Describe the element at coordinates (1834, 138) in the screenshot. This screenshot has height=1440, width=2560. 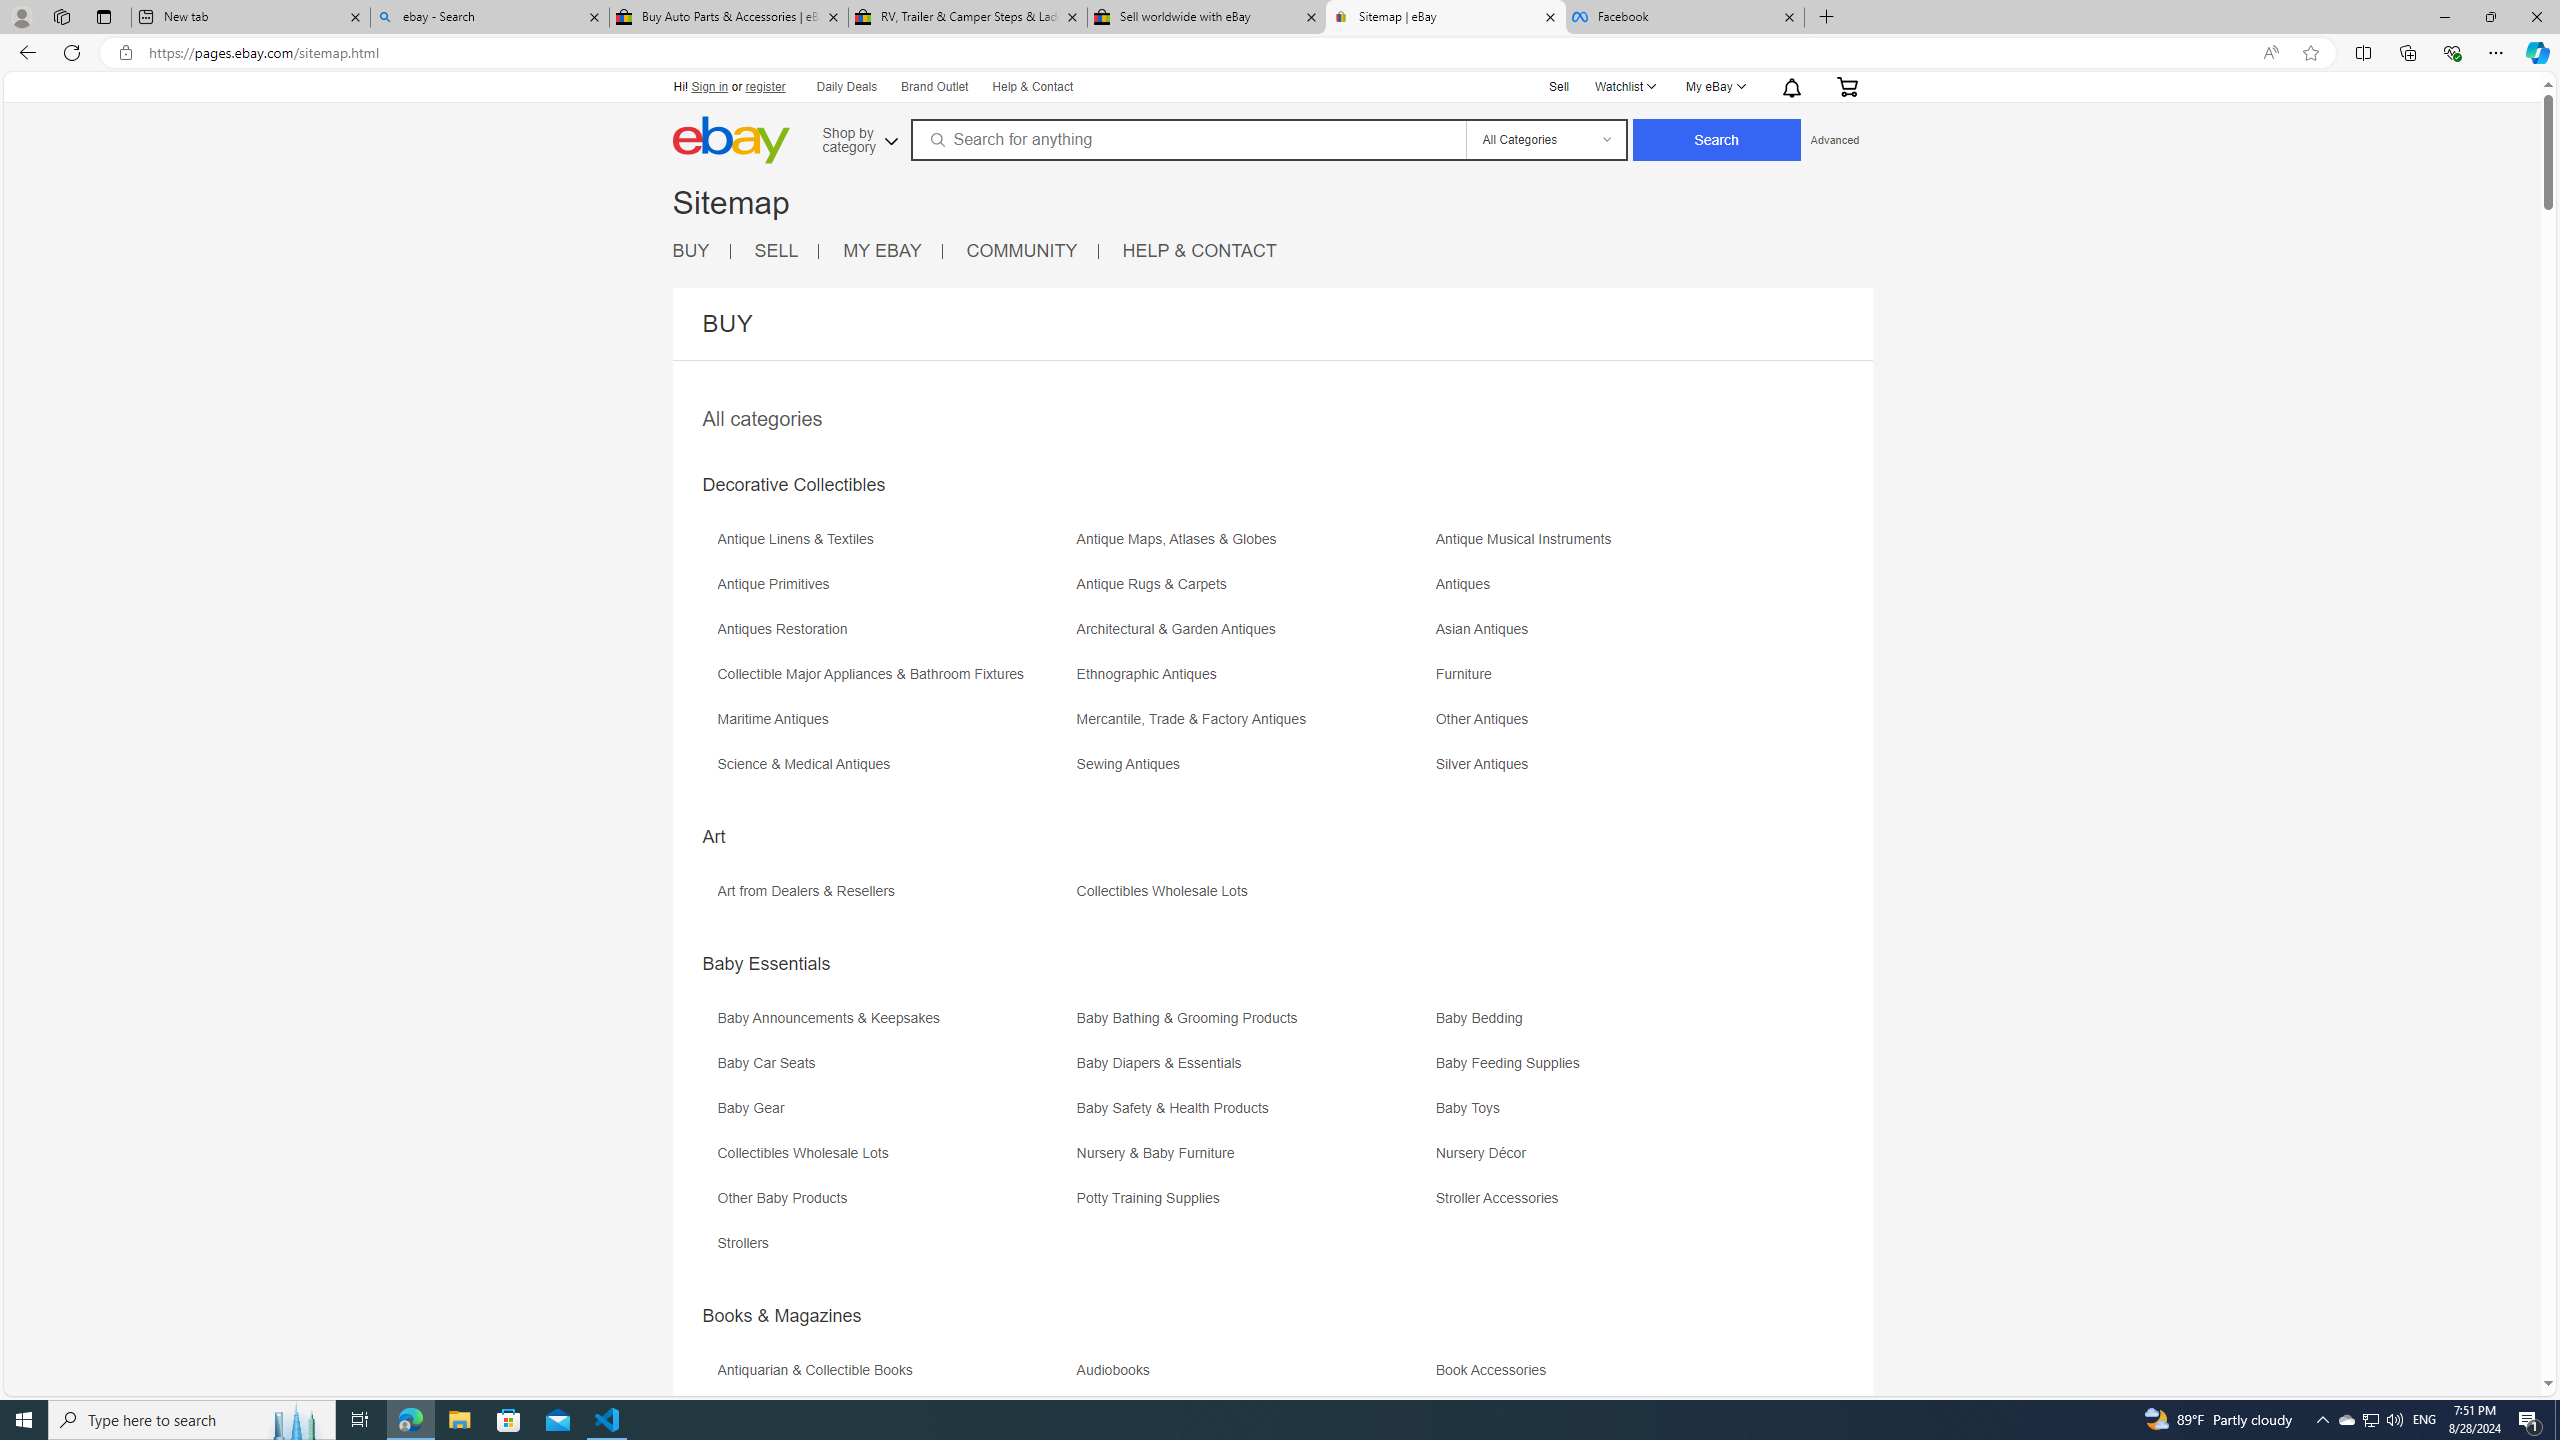
I see `'Advanced Search'` at that location.